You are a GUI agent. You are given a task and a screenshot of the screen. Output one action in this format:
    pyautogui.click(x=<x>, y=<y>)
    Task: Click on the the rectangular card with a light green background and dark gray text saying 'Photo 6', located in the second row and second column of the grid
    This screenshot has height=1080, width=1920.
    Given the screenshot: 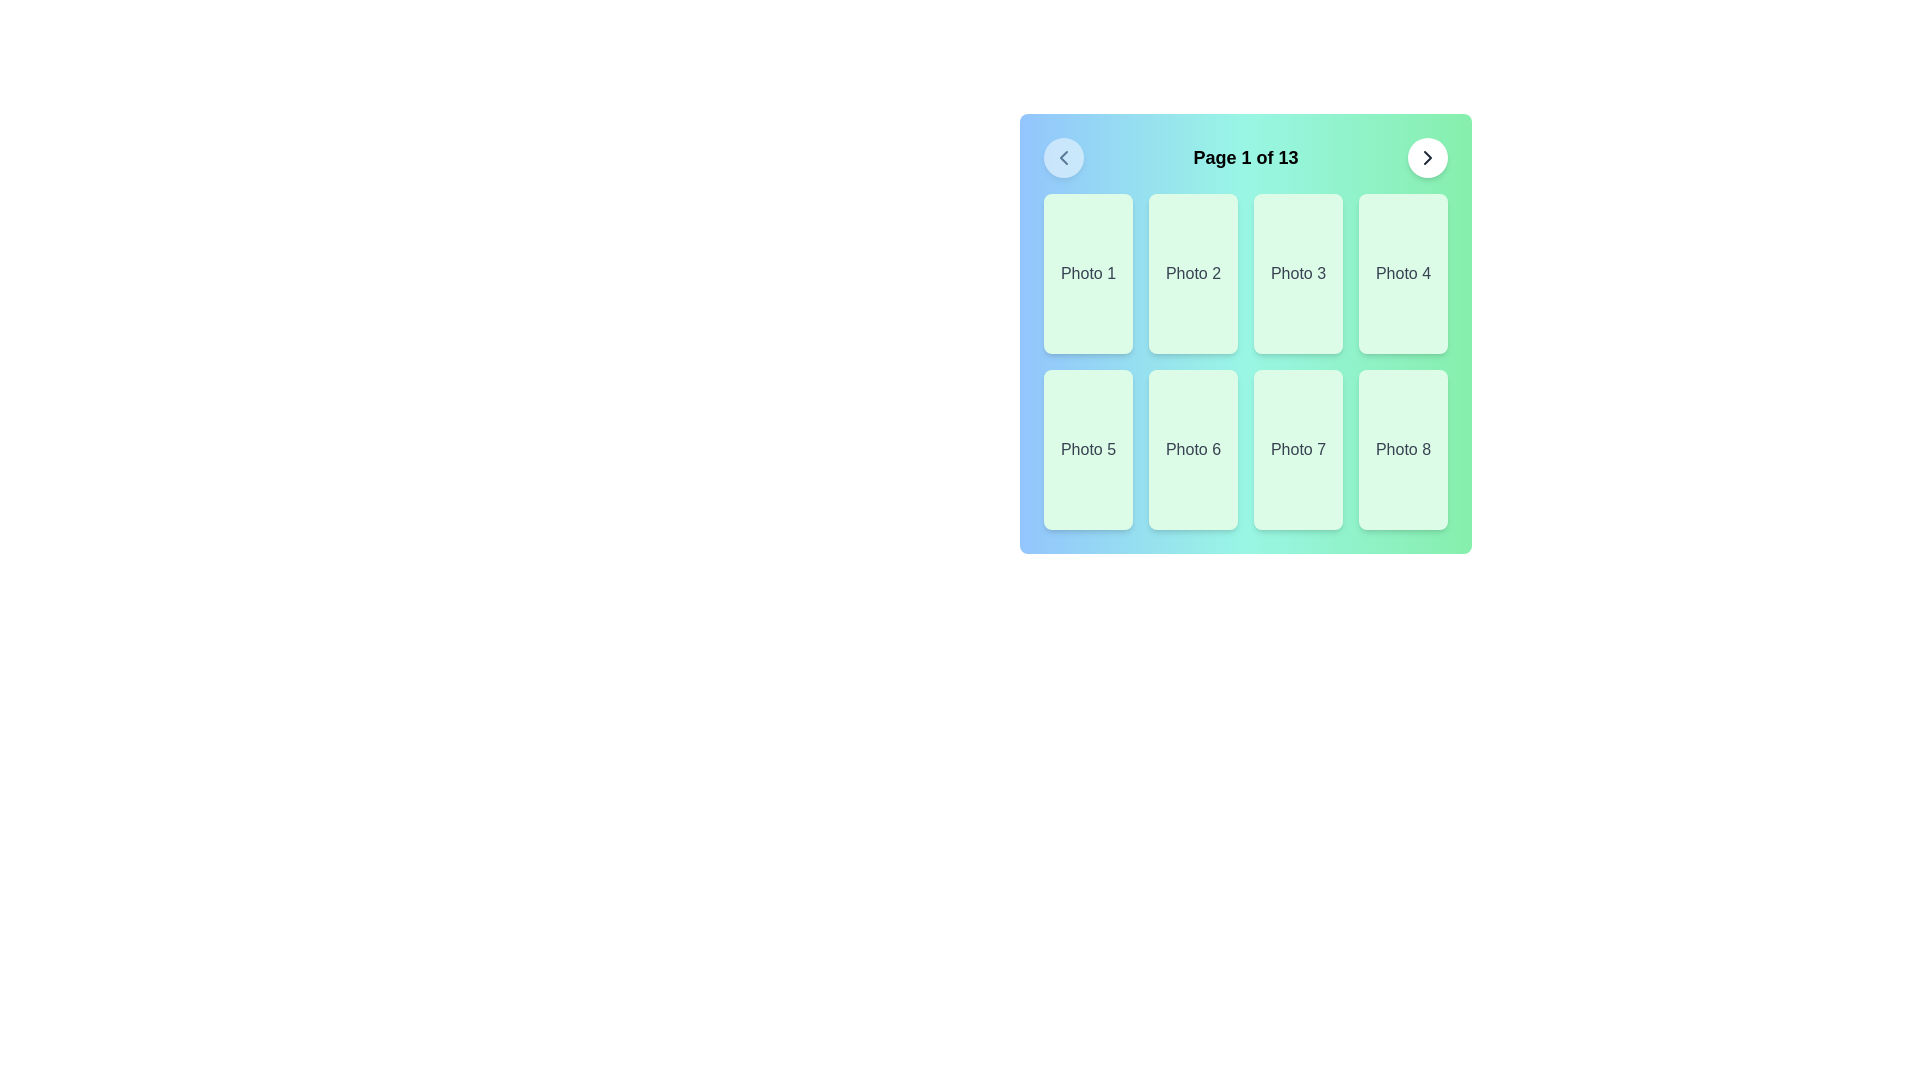 What is the action you would take?
    pyautogui.click(x=1193, y=450)
    